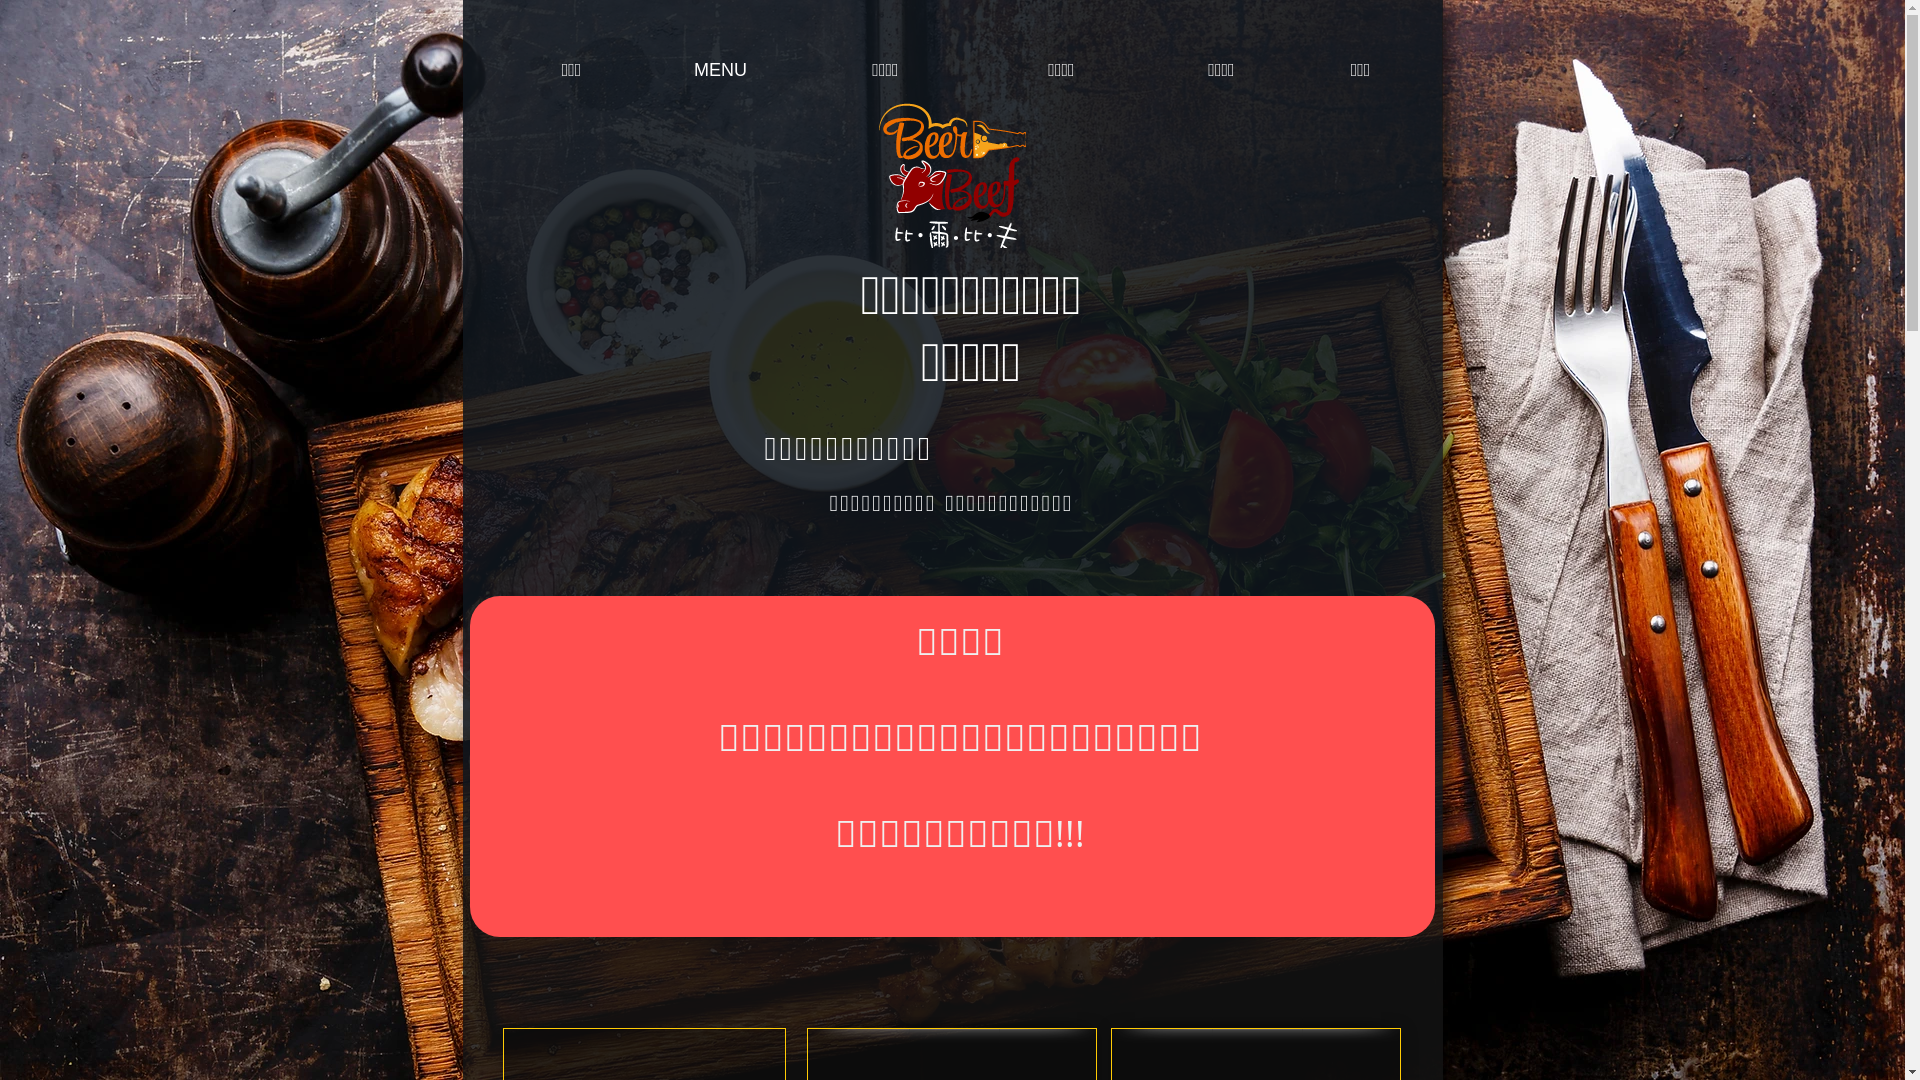 This screenshot has height=1080, width=1920. I want to click on 'MENU', so click(720, 69).